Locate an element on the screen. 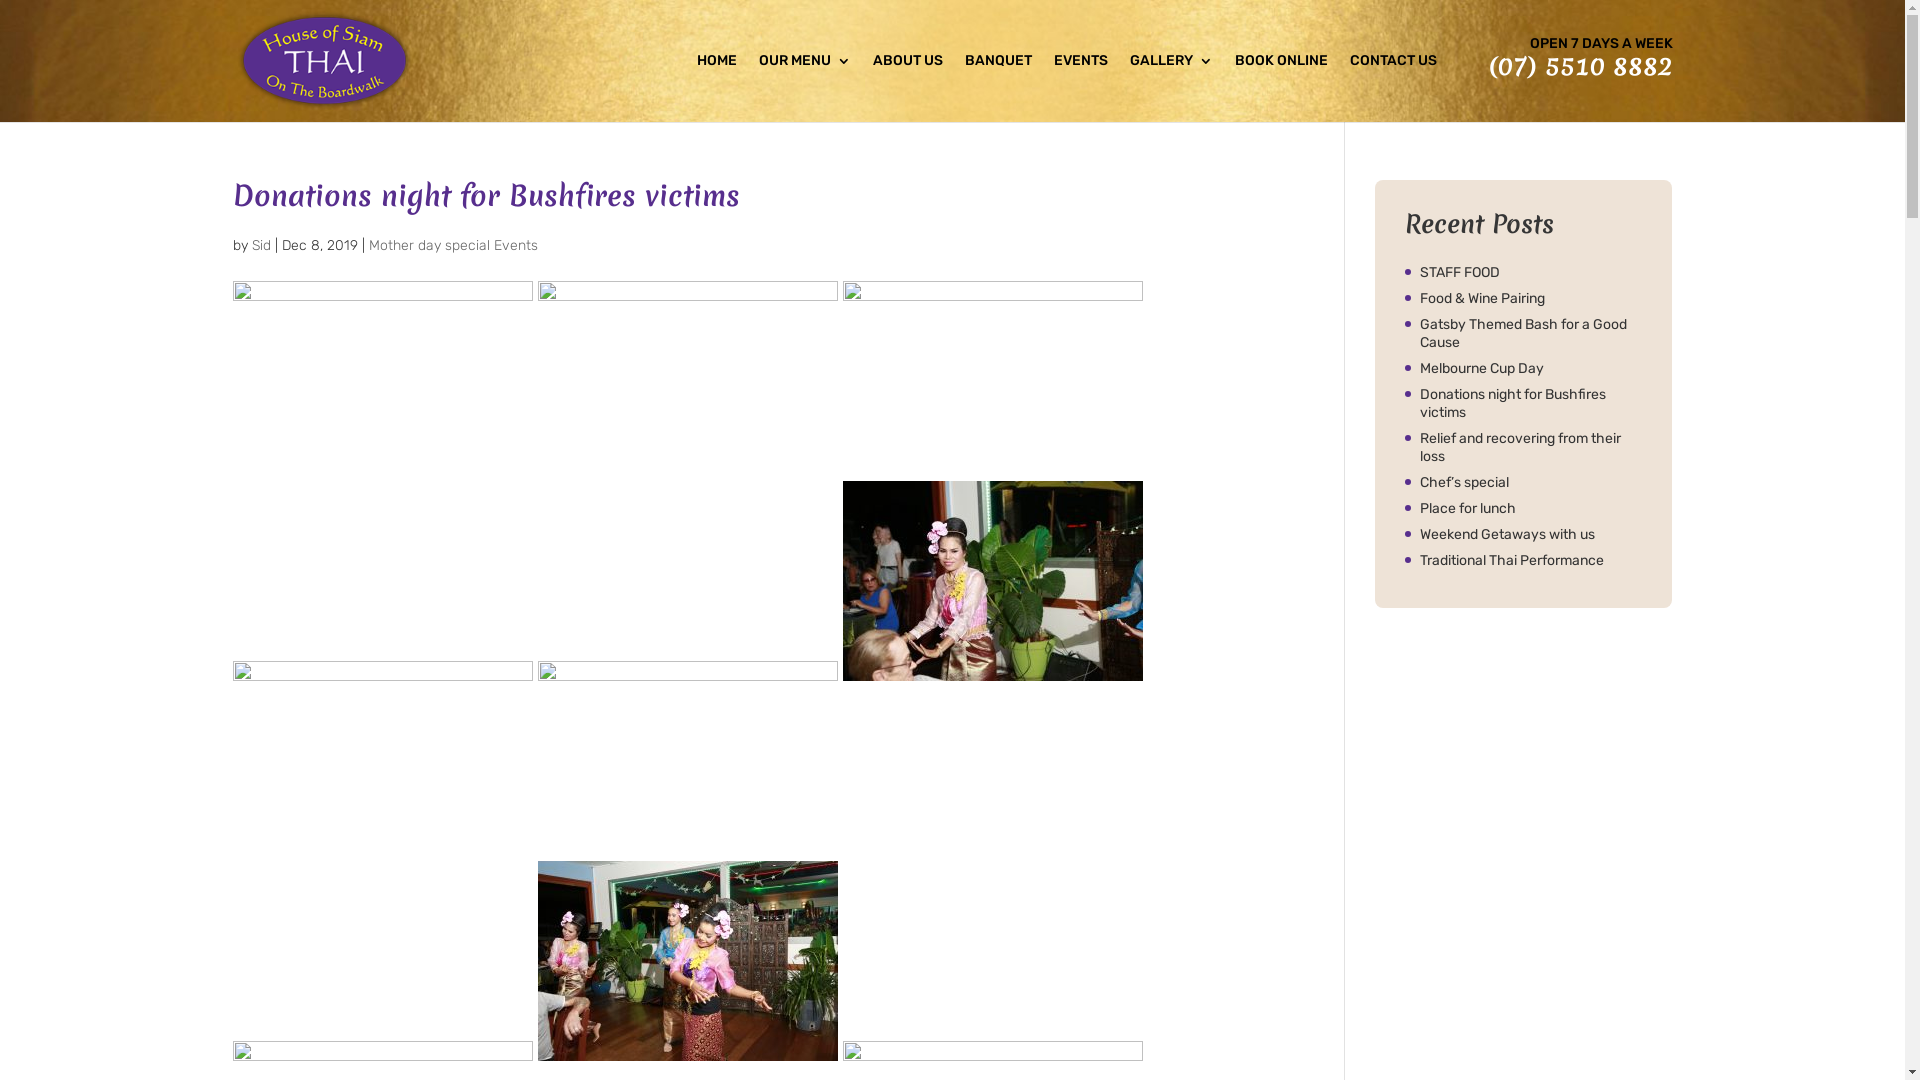 This screenshot has width=1920, height=1080. 'CONTACT US' is located at coordinates (1392, 87).